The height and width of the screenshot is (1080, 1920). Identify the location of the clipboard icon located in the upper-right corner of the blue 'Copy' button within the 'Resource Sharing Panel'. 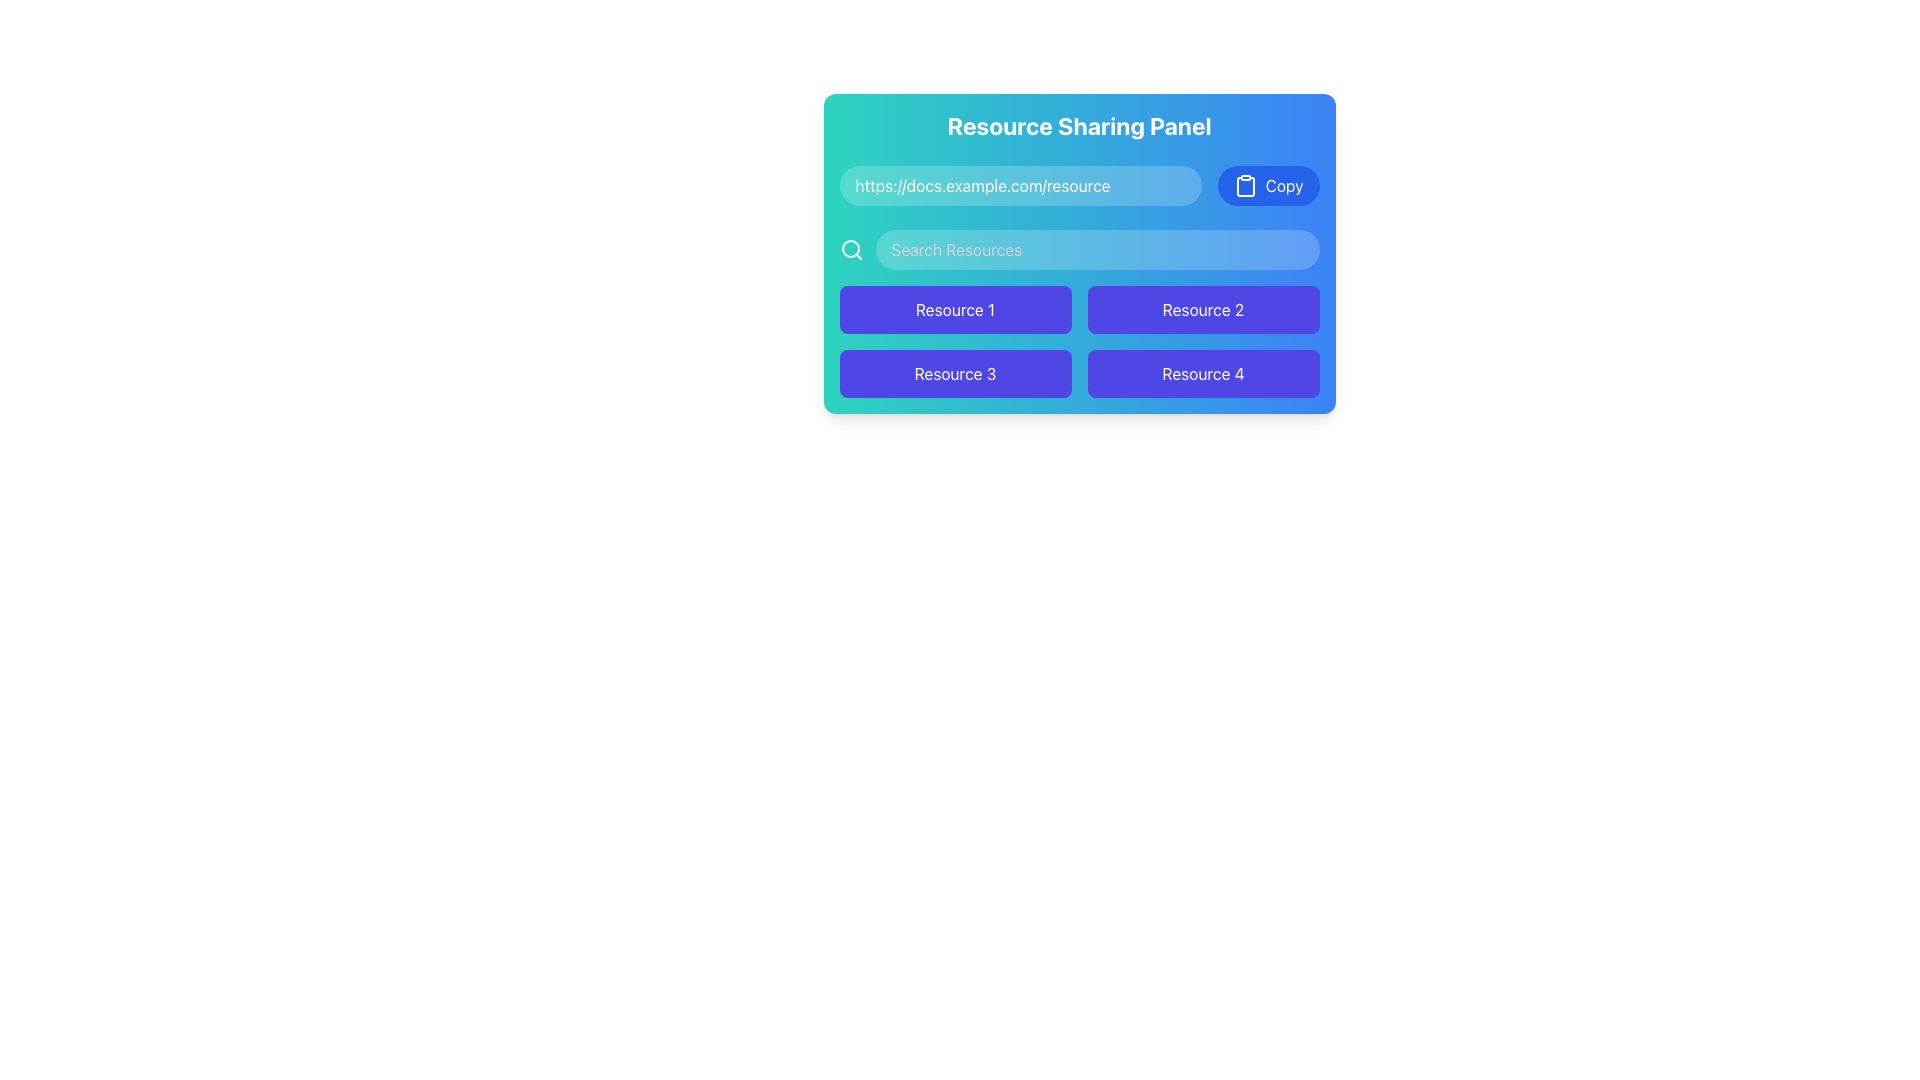
(1244, 185).